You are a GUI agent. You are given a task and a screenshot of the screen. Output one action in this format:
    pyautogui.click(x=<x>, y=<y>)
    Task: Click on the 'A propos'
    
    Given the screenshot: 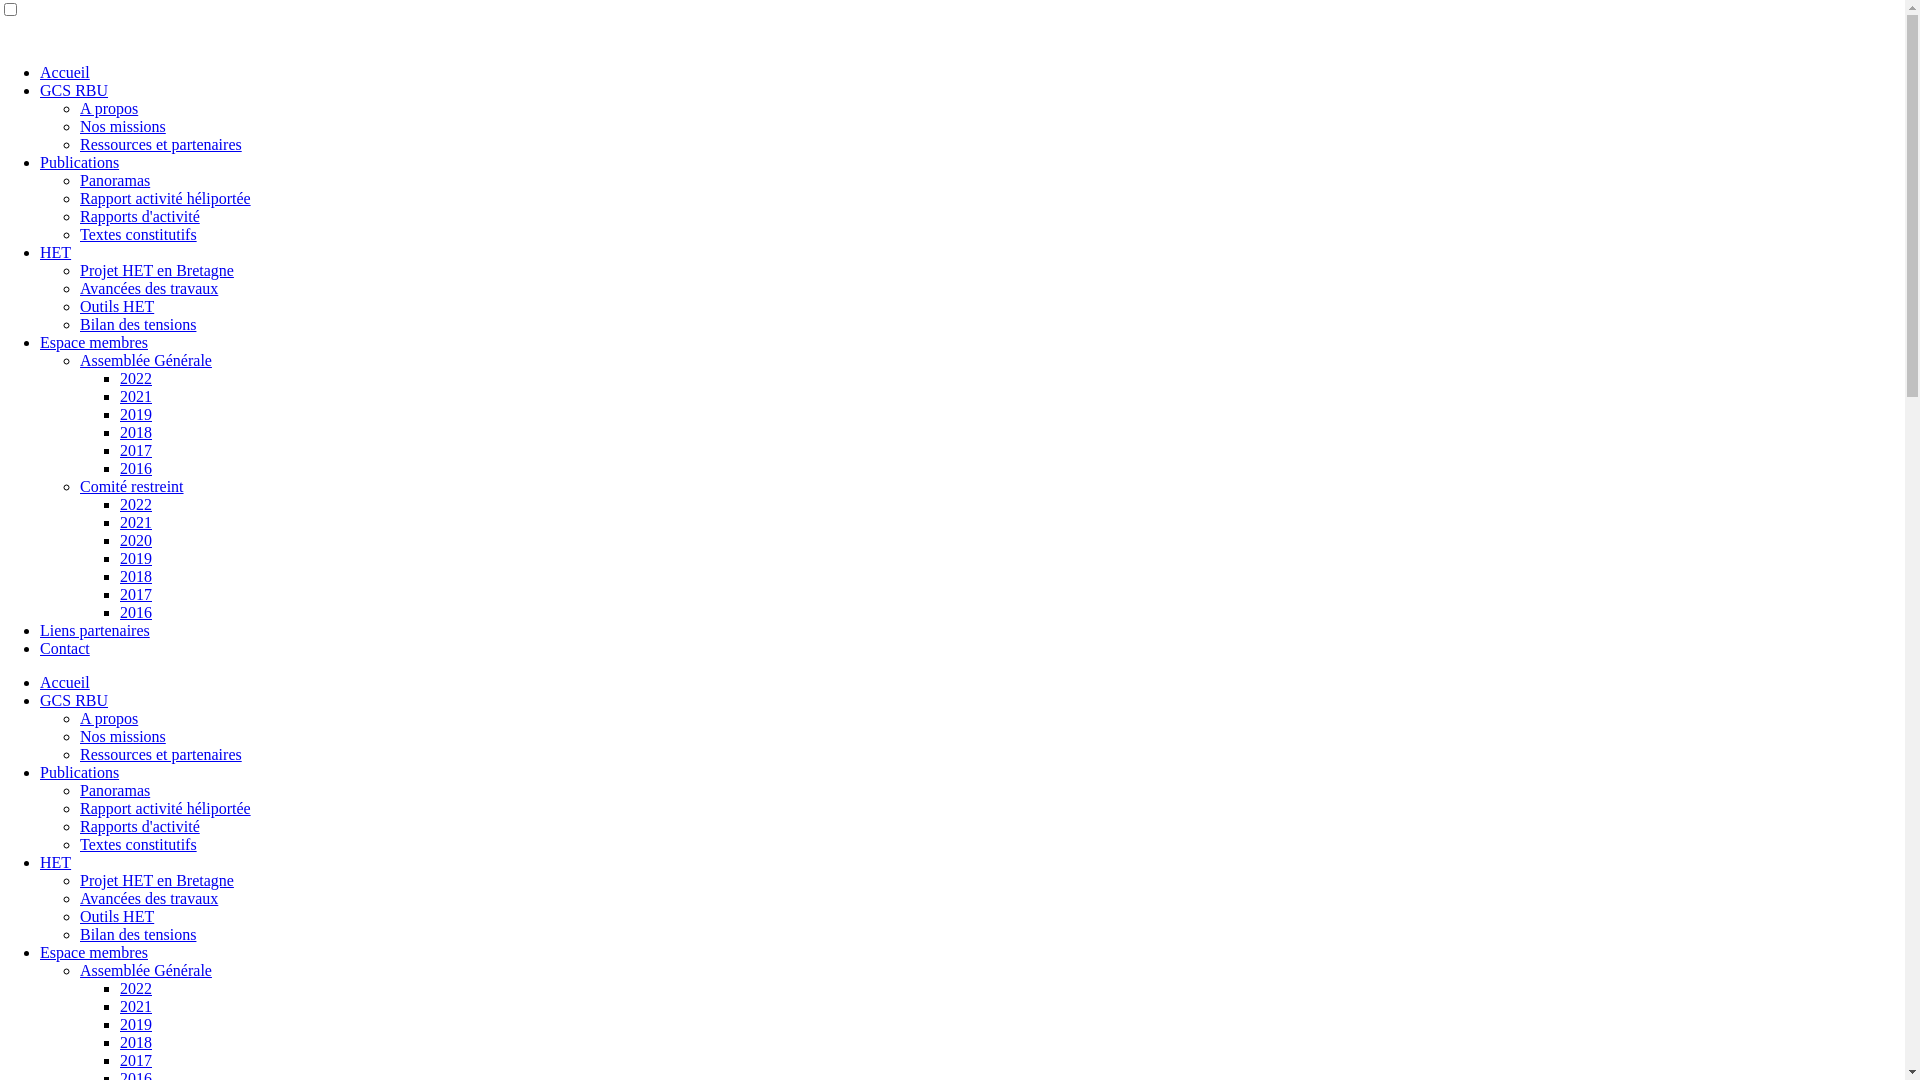 What is the action you would take?
    pyautogui.click(x=80, y=108)
    